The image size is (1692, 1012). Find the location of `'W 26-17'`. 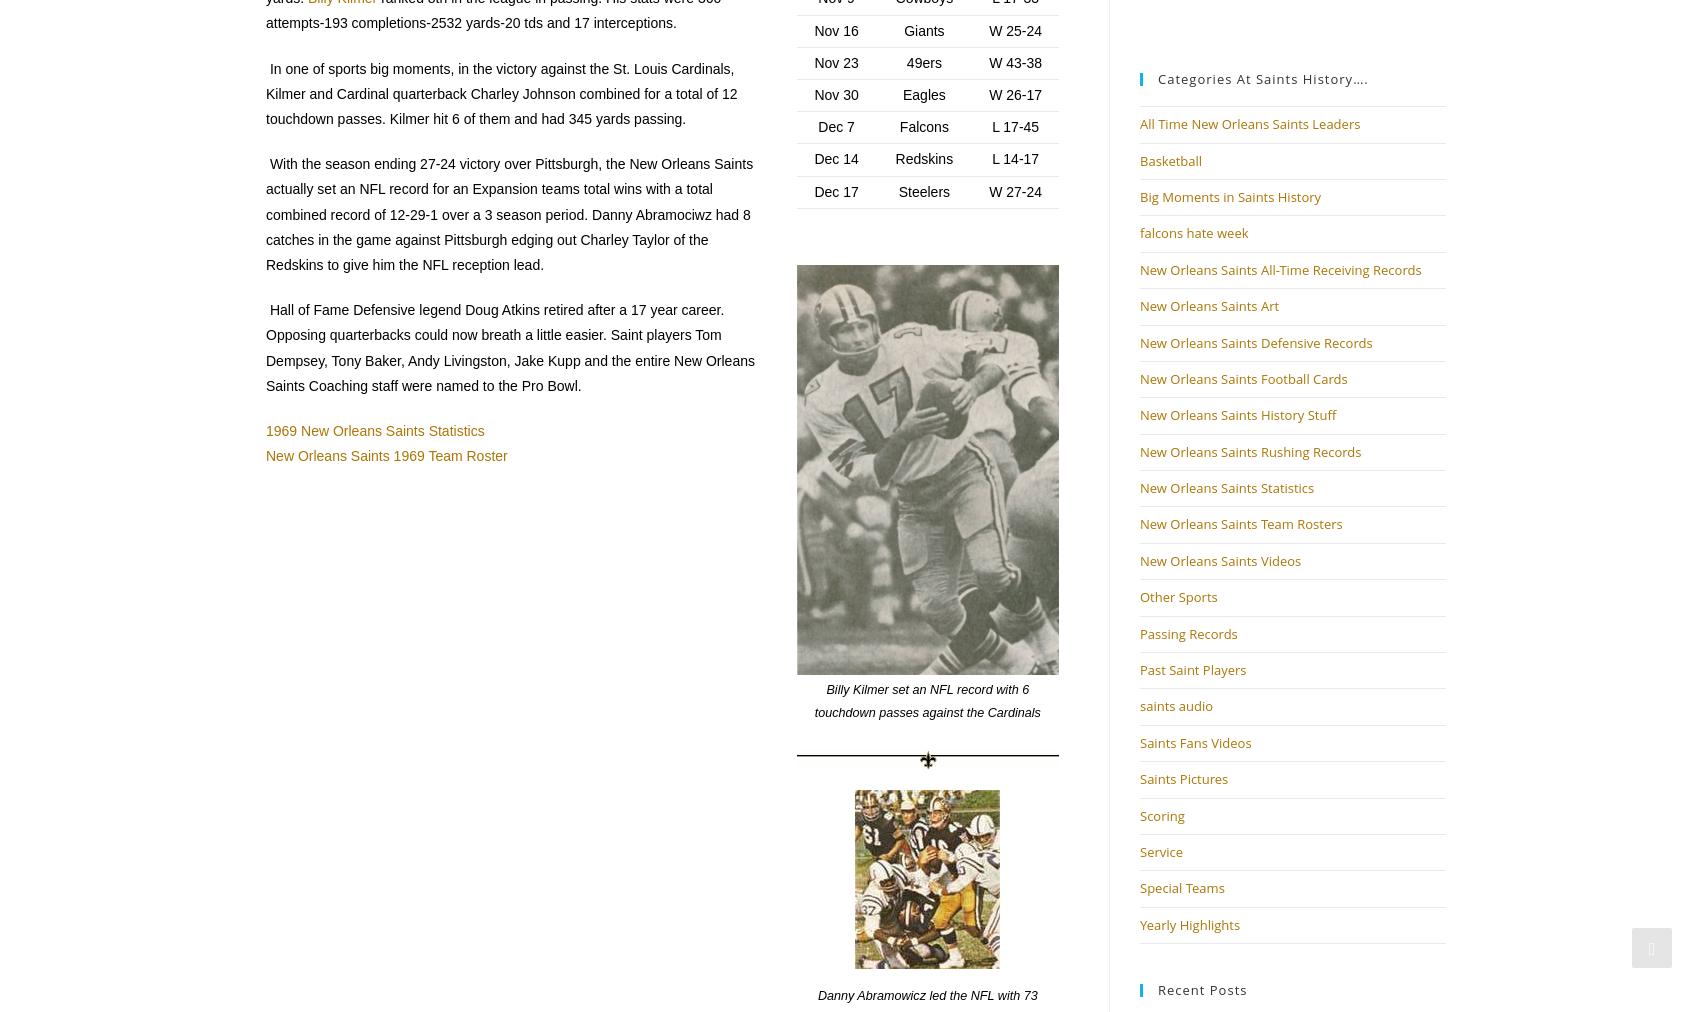

'W 26-17' is located at coordinates (1014, 94).